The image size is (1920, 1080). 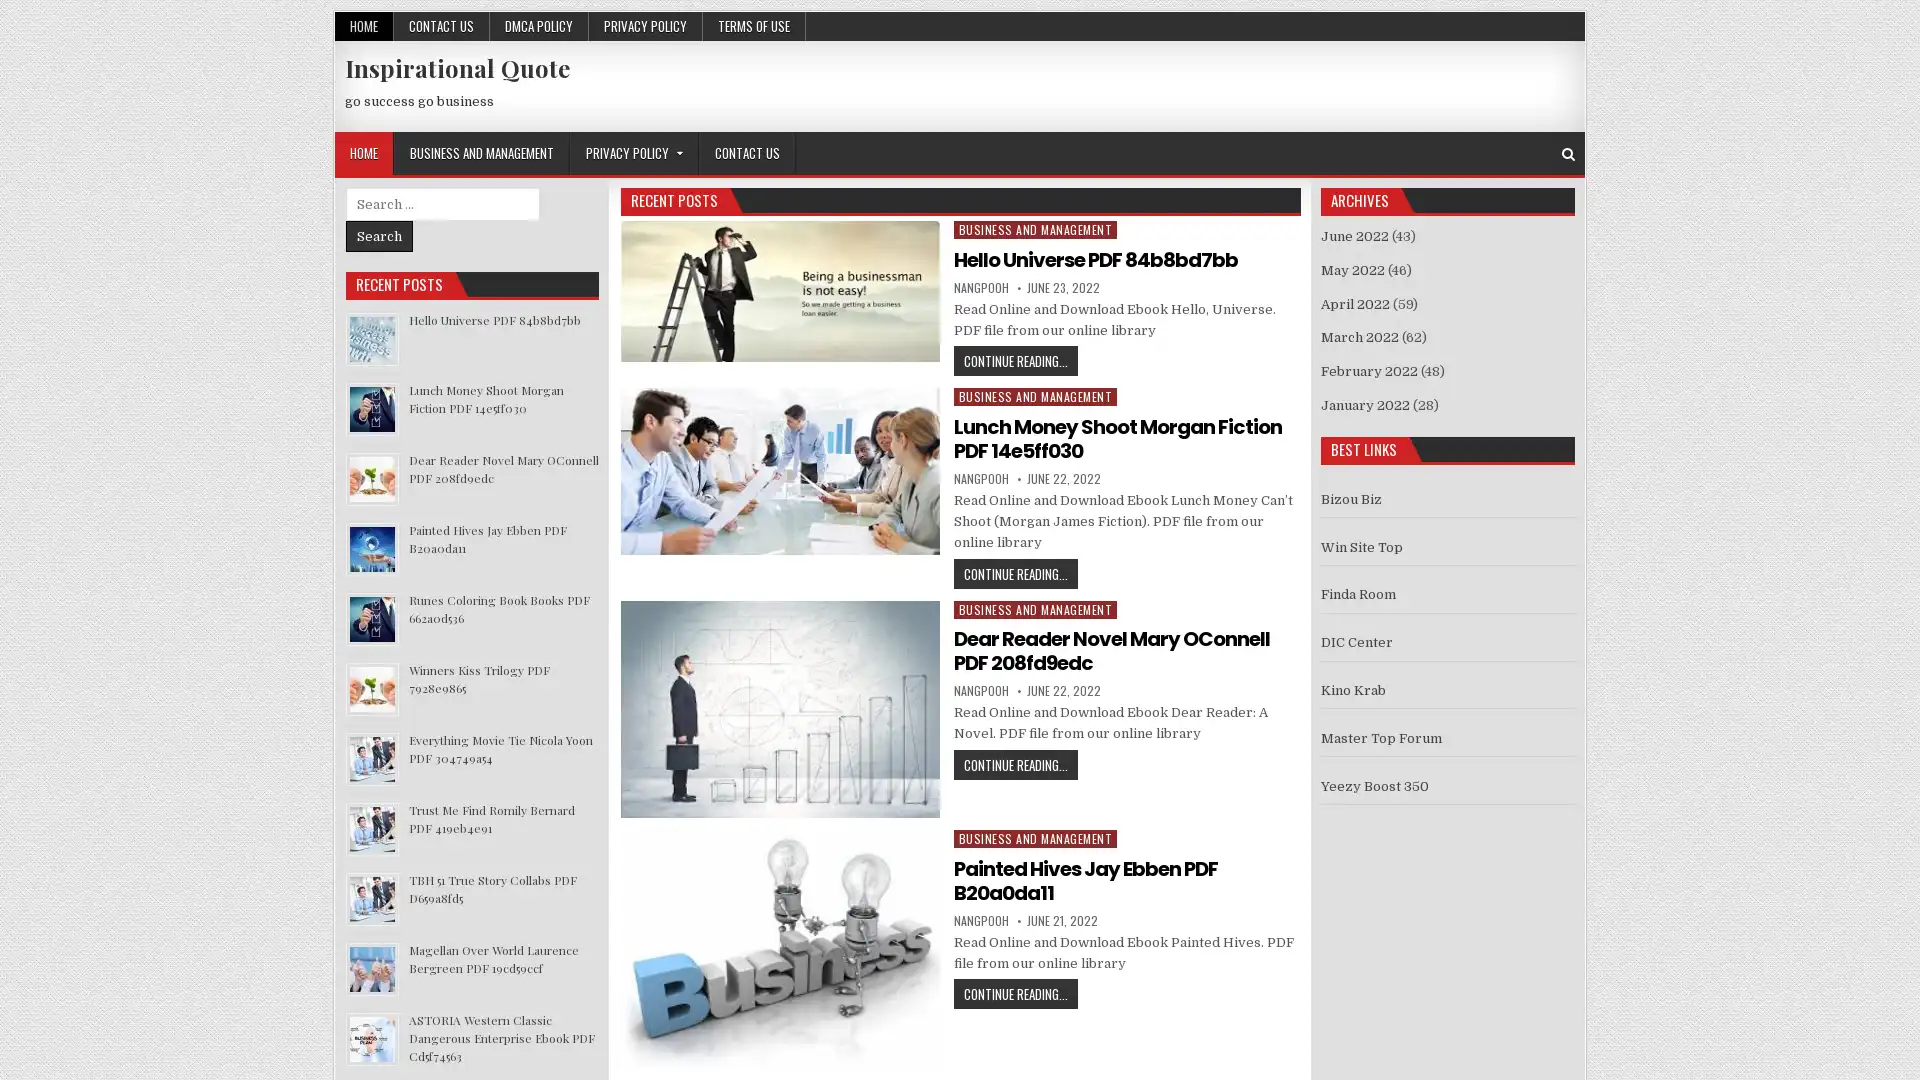 I want to click on Search, so click(x=378, y=235).